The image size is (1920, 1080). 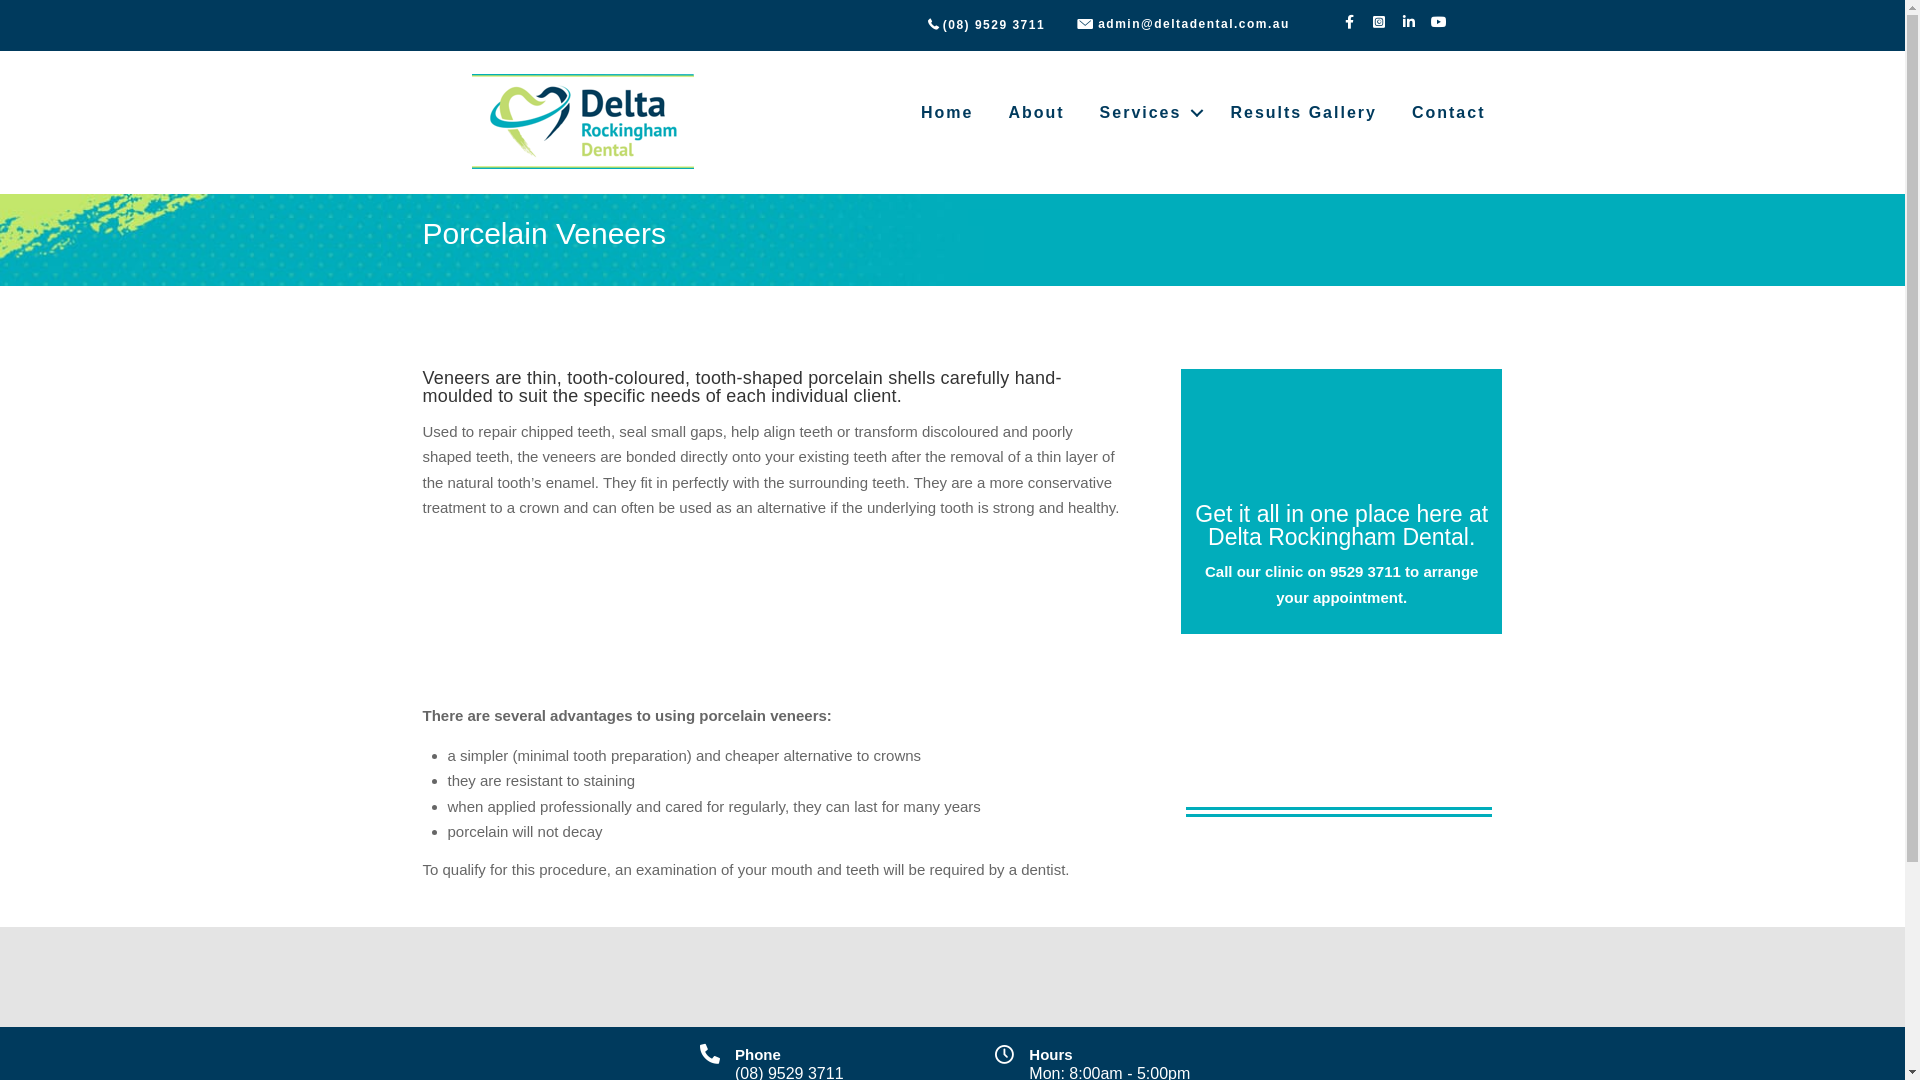 What do you see at coordinates (1082, 112) in the screenshot?
I see `'Services'` at bounding box center [1082, 112].